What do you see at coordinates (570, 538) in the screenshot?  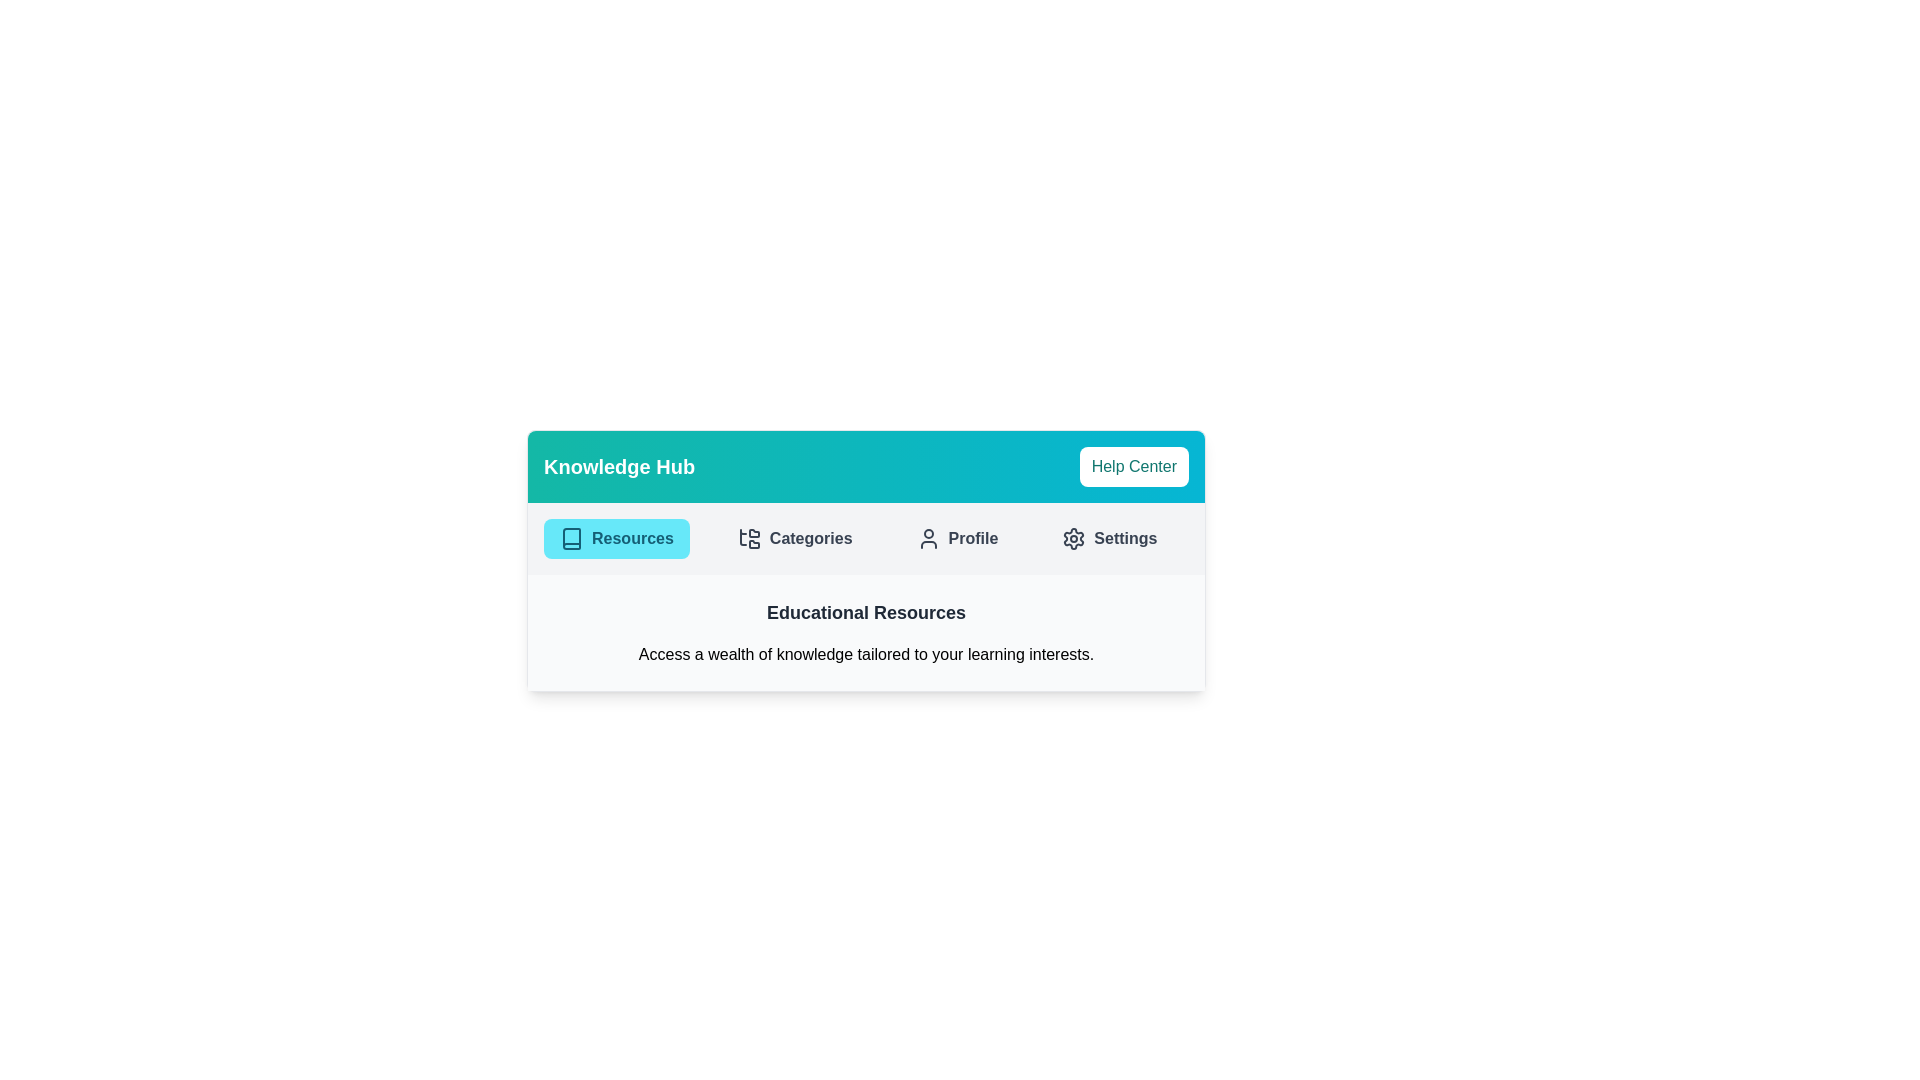 I see `the dark blue book icon located to the left of the 'Resources' text within the 'Resources' button` at bounding box center [570, 538].